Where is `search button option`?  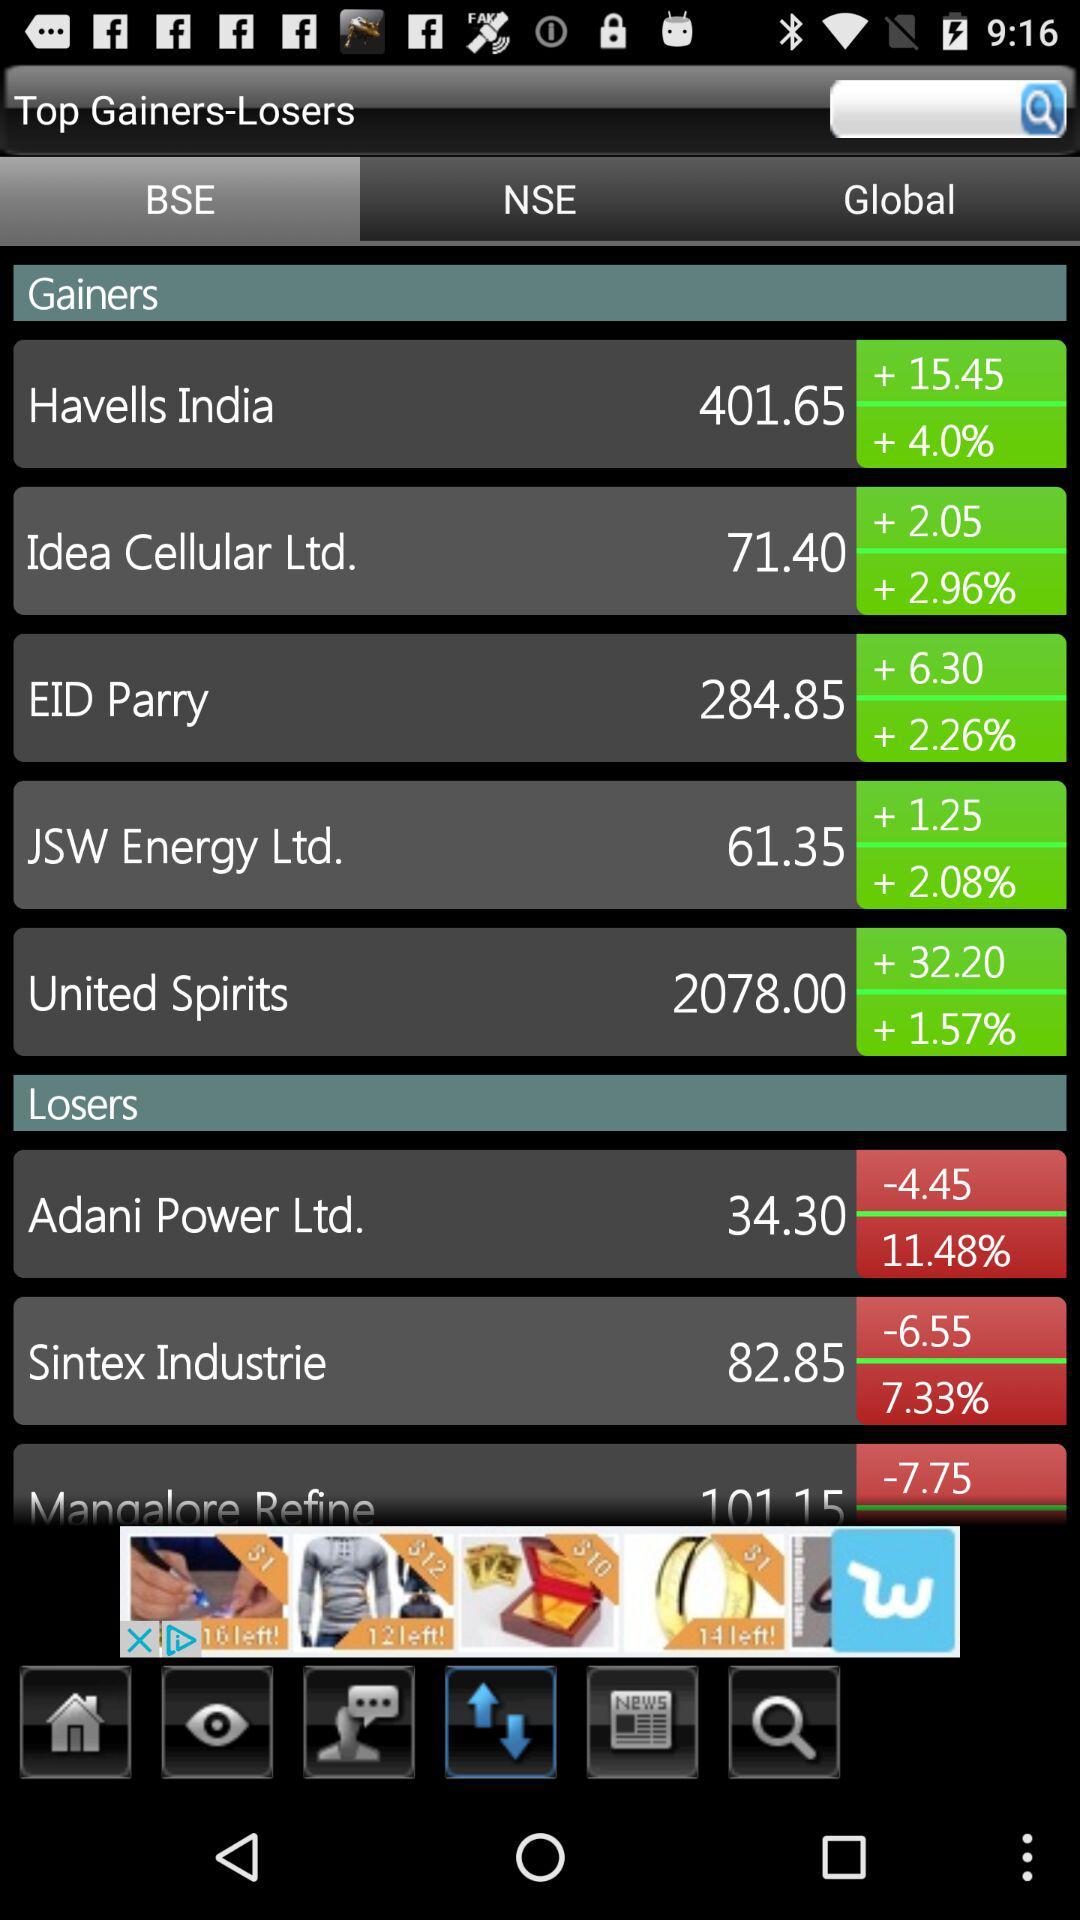
search button option is located at coordinates (783, 1727).